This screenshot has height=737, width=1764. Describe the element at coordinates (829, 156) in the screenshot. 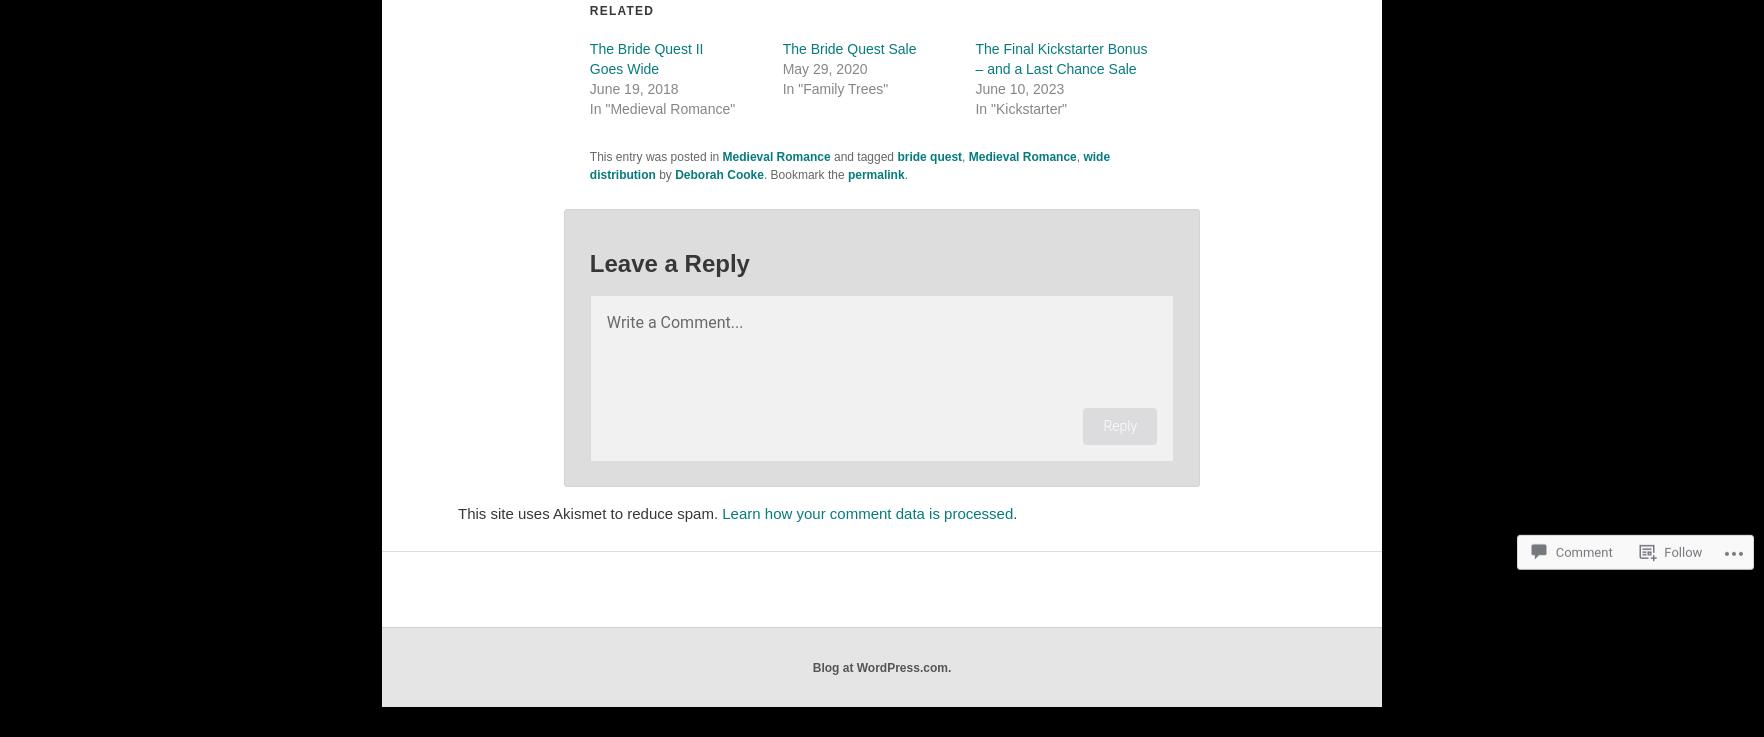

I see `'and tagged'` at that location.